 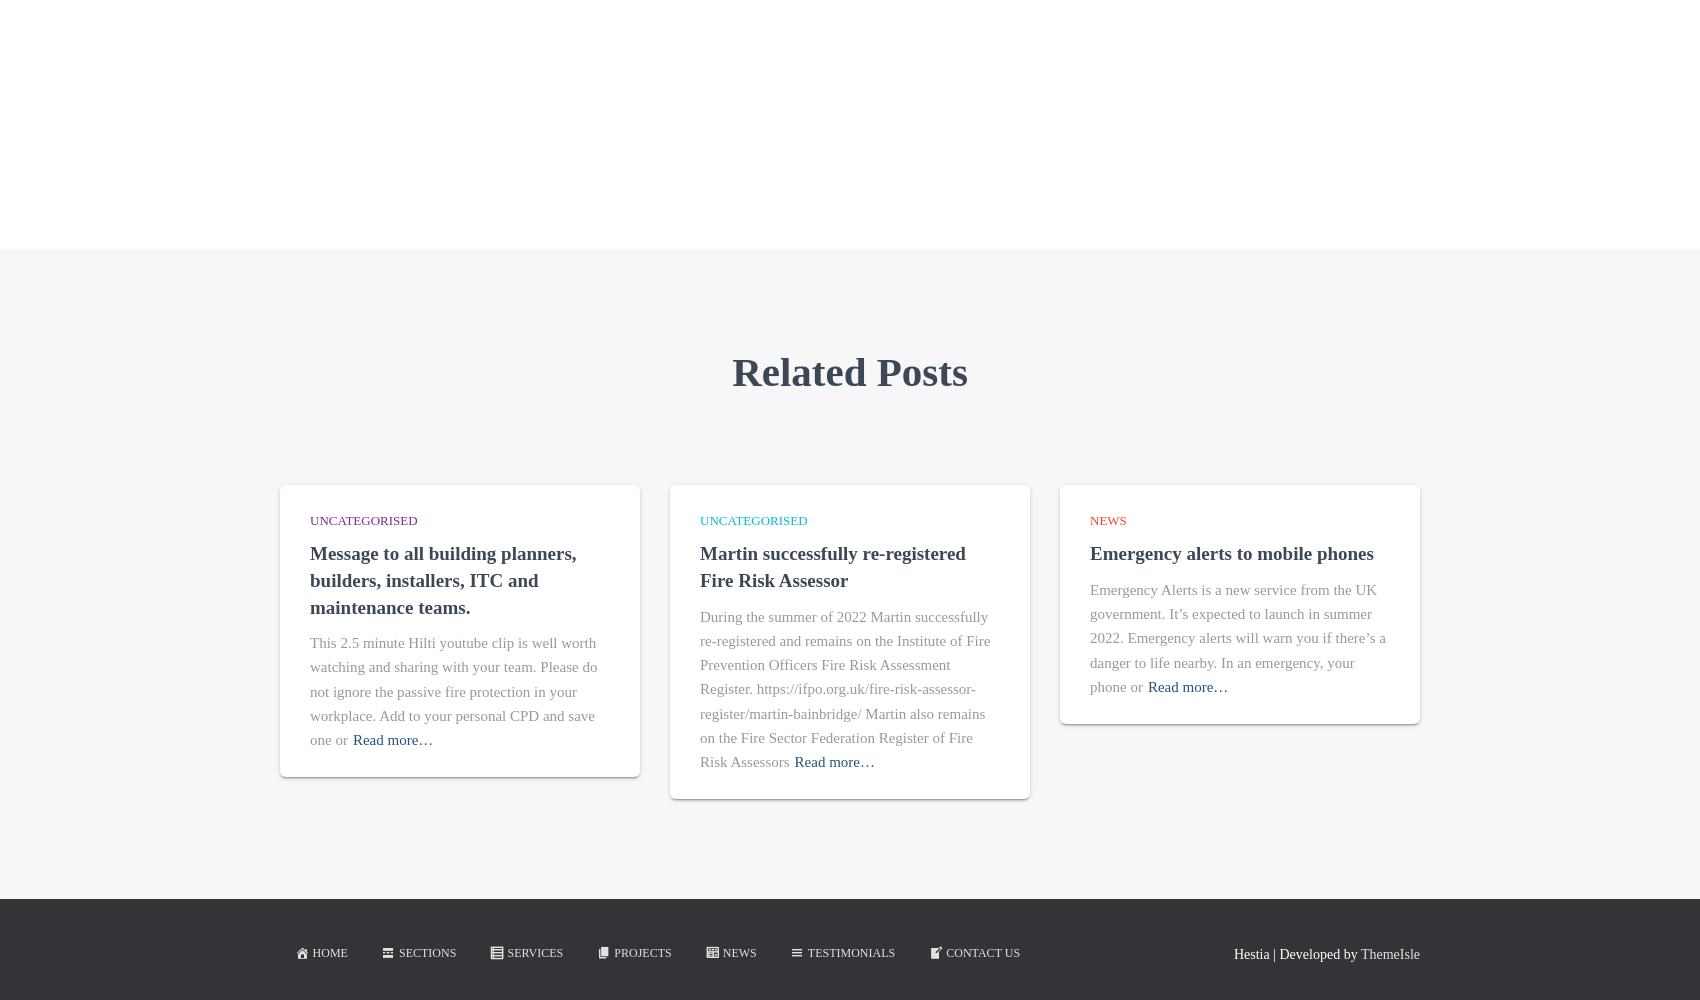 What do you see at coordinates (848, 370) in the screenshot?
I see `'Related Posts'` at bounding box center [848, 370].